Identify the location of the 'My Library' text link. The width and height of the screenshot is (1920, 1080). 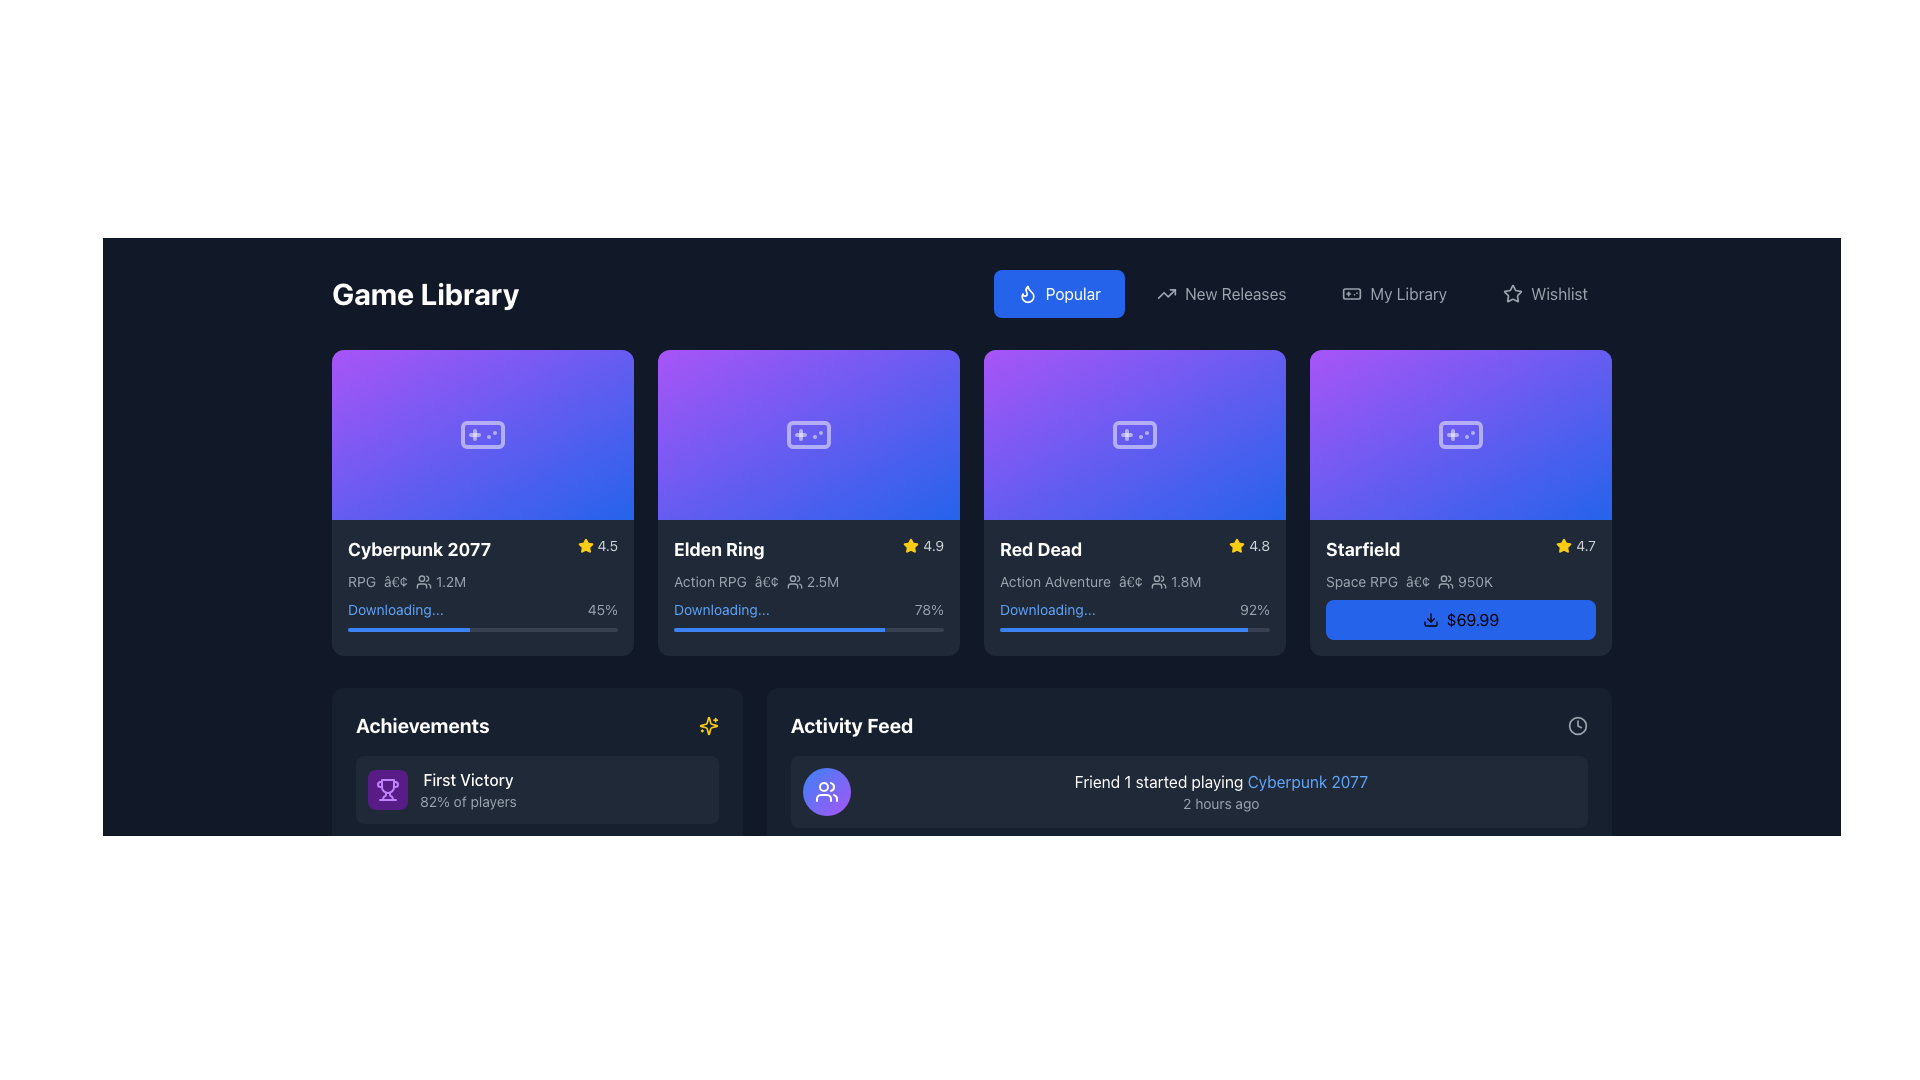
(1407, 293).